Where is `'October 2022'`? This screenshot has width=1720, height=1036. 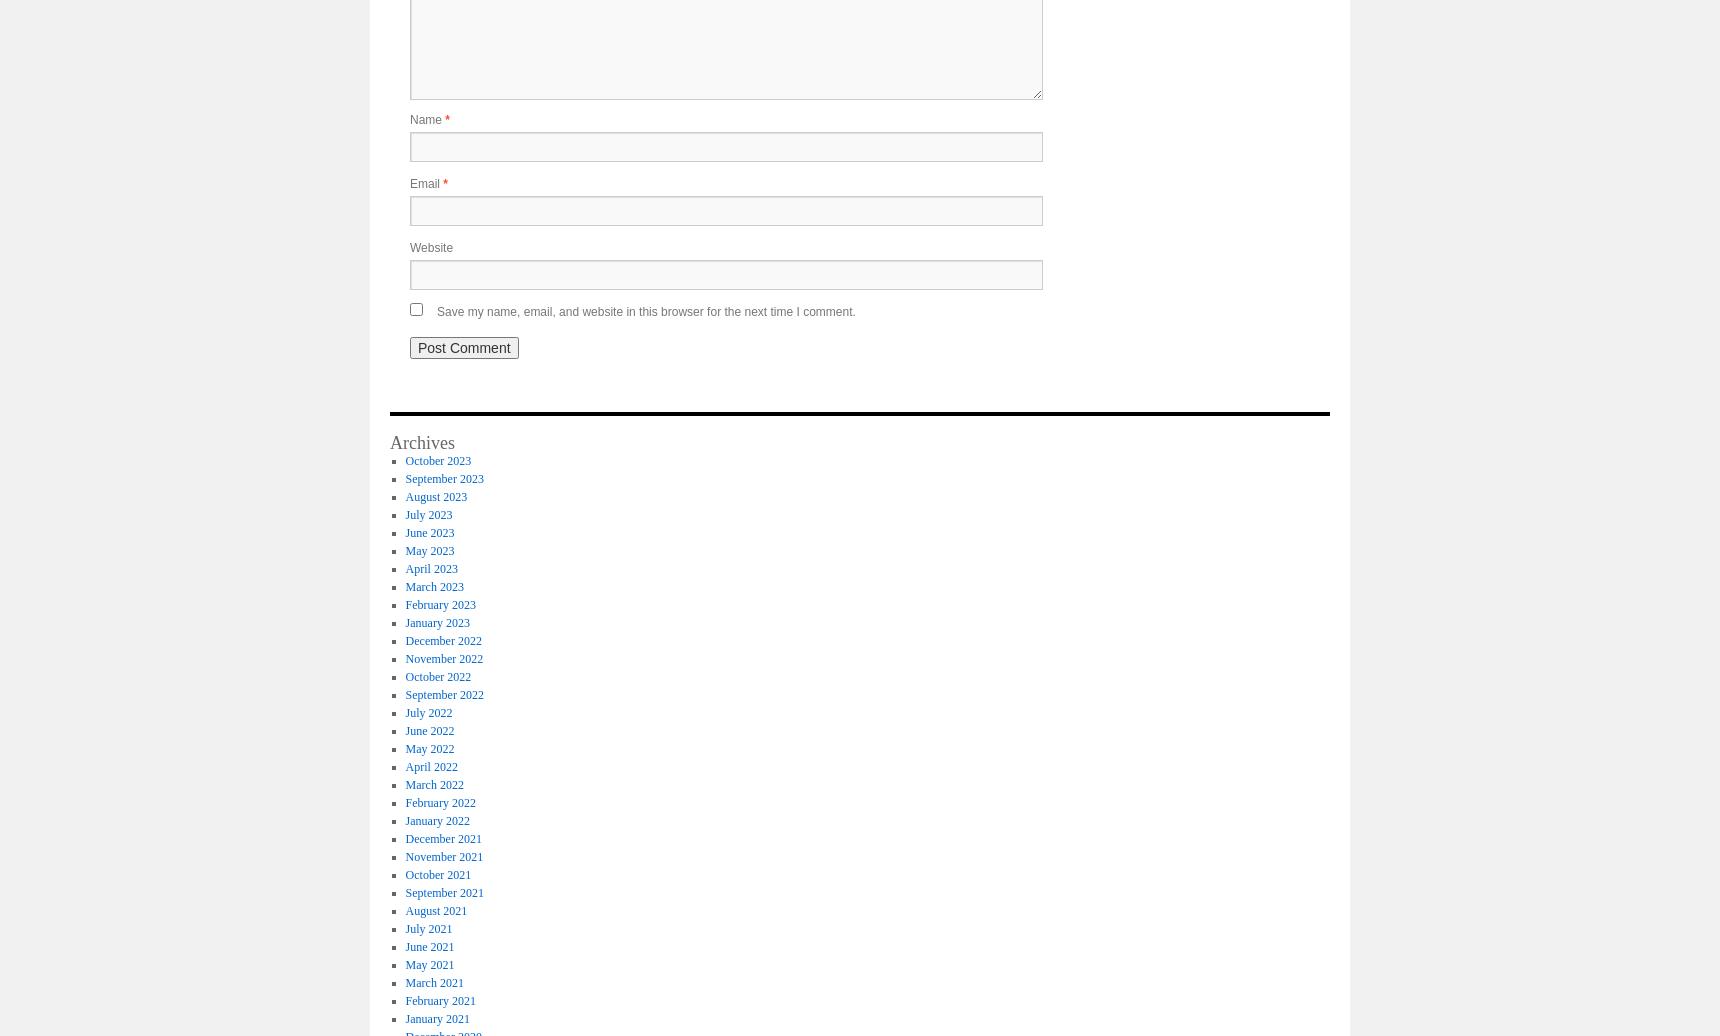 'October 2022' is located at coordinates (437, 675).